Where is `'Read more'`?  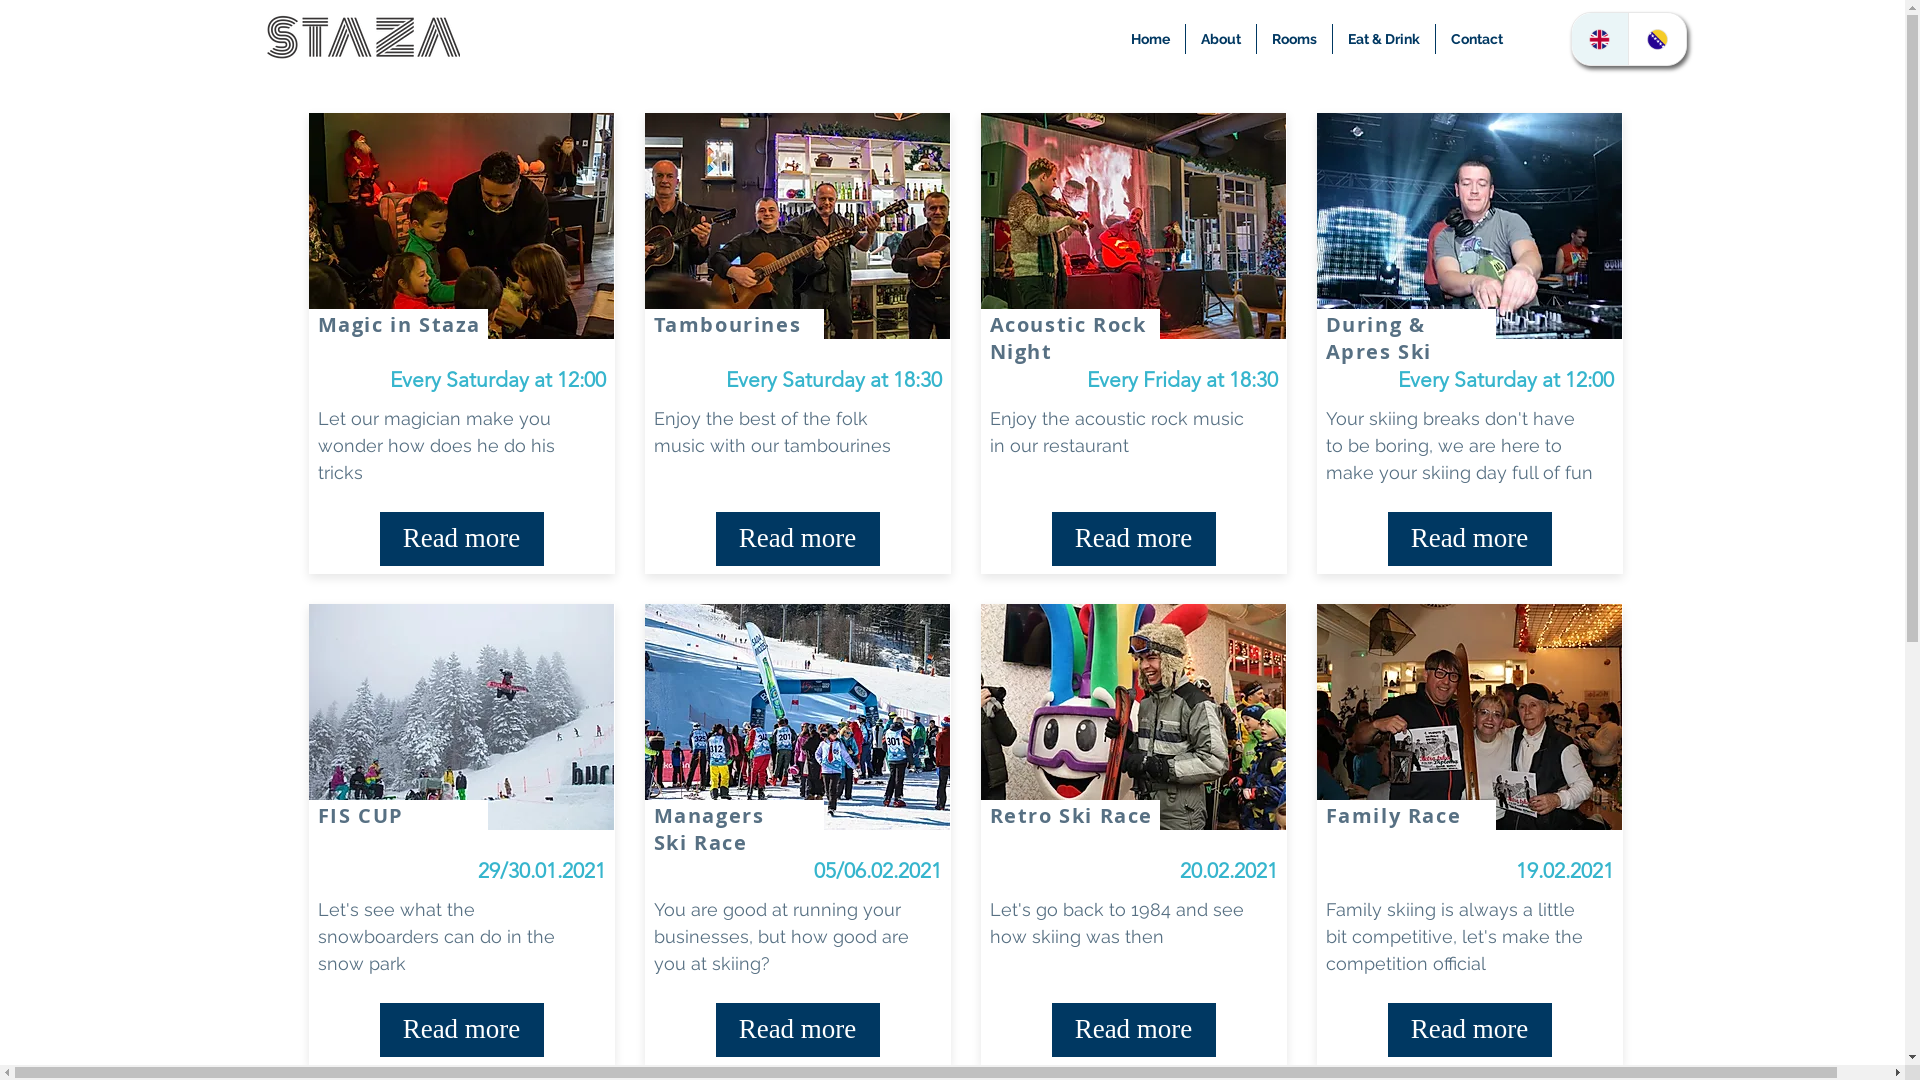 'Read more' is located at coordinates (1469, 538).